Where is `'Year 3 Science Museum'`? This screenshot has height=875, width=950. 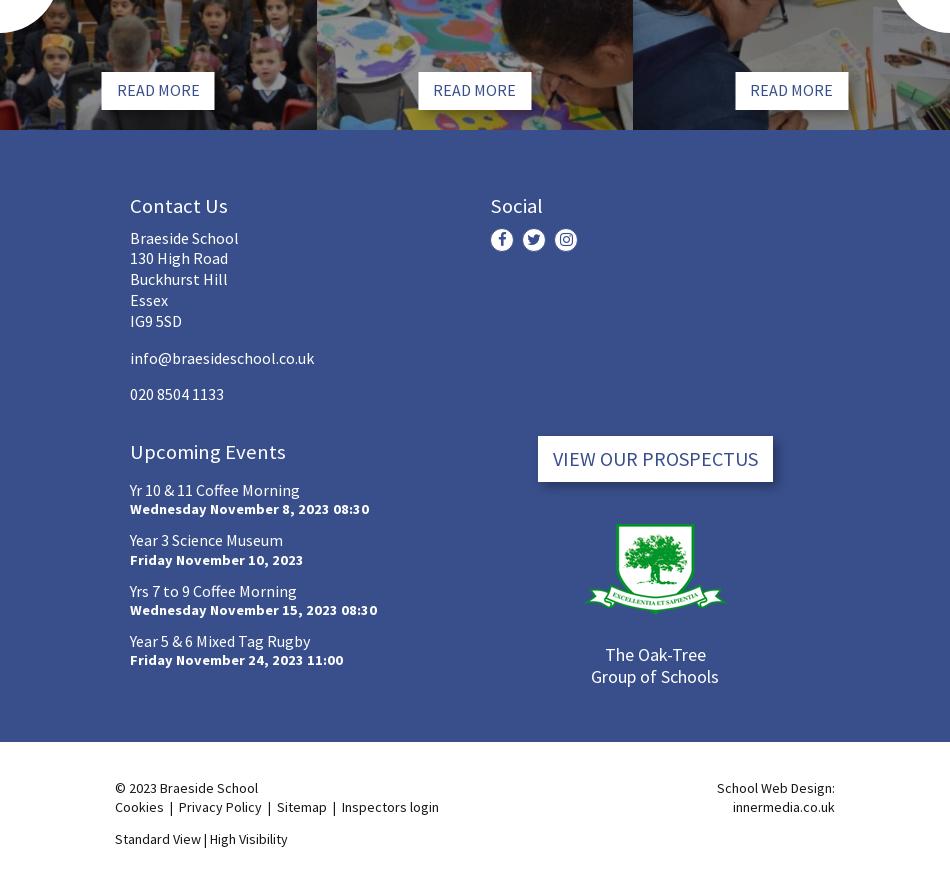 'Year 3 Science Museum' is located at coordinates (206, 538).